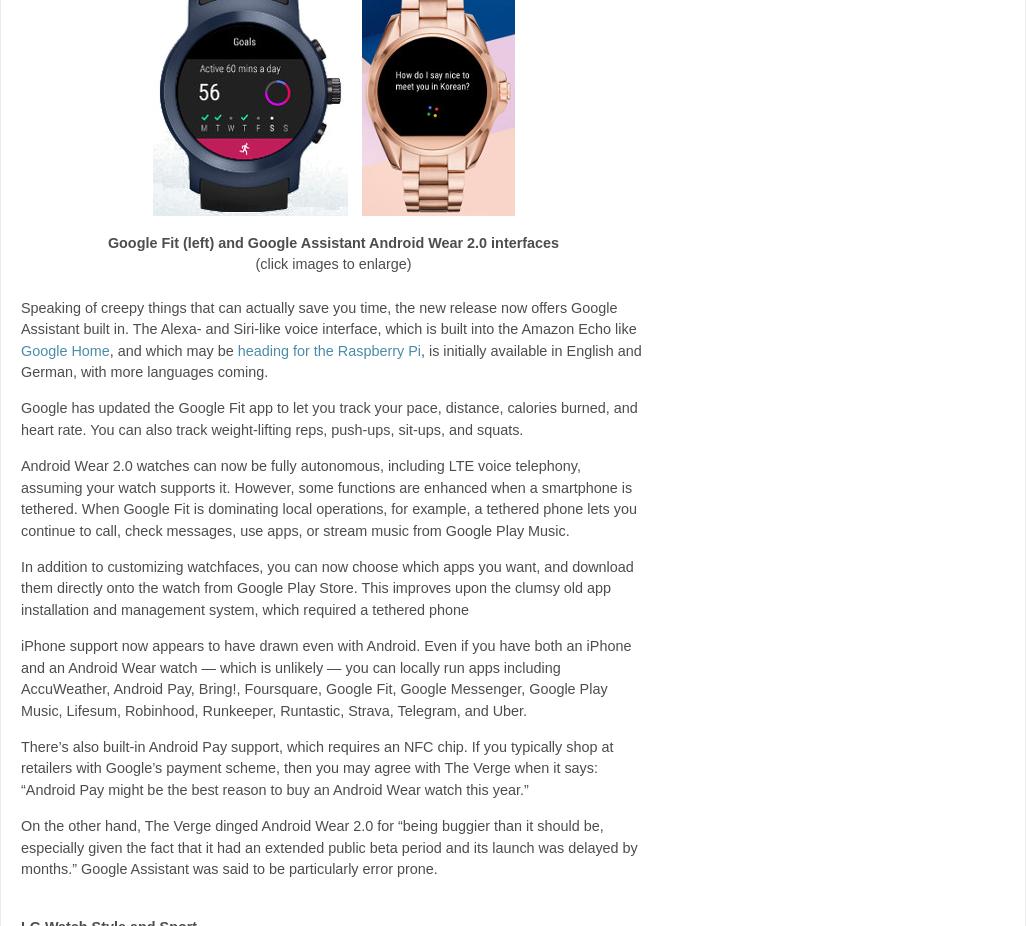 The image size is (1026, 926). I want to click on '(click images to enlarge)', so click(254, 264).